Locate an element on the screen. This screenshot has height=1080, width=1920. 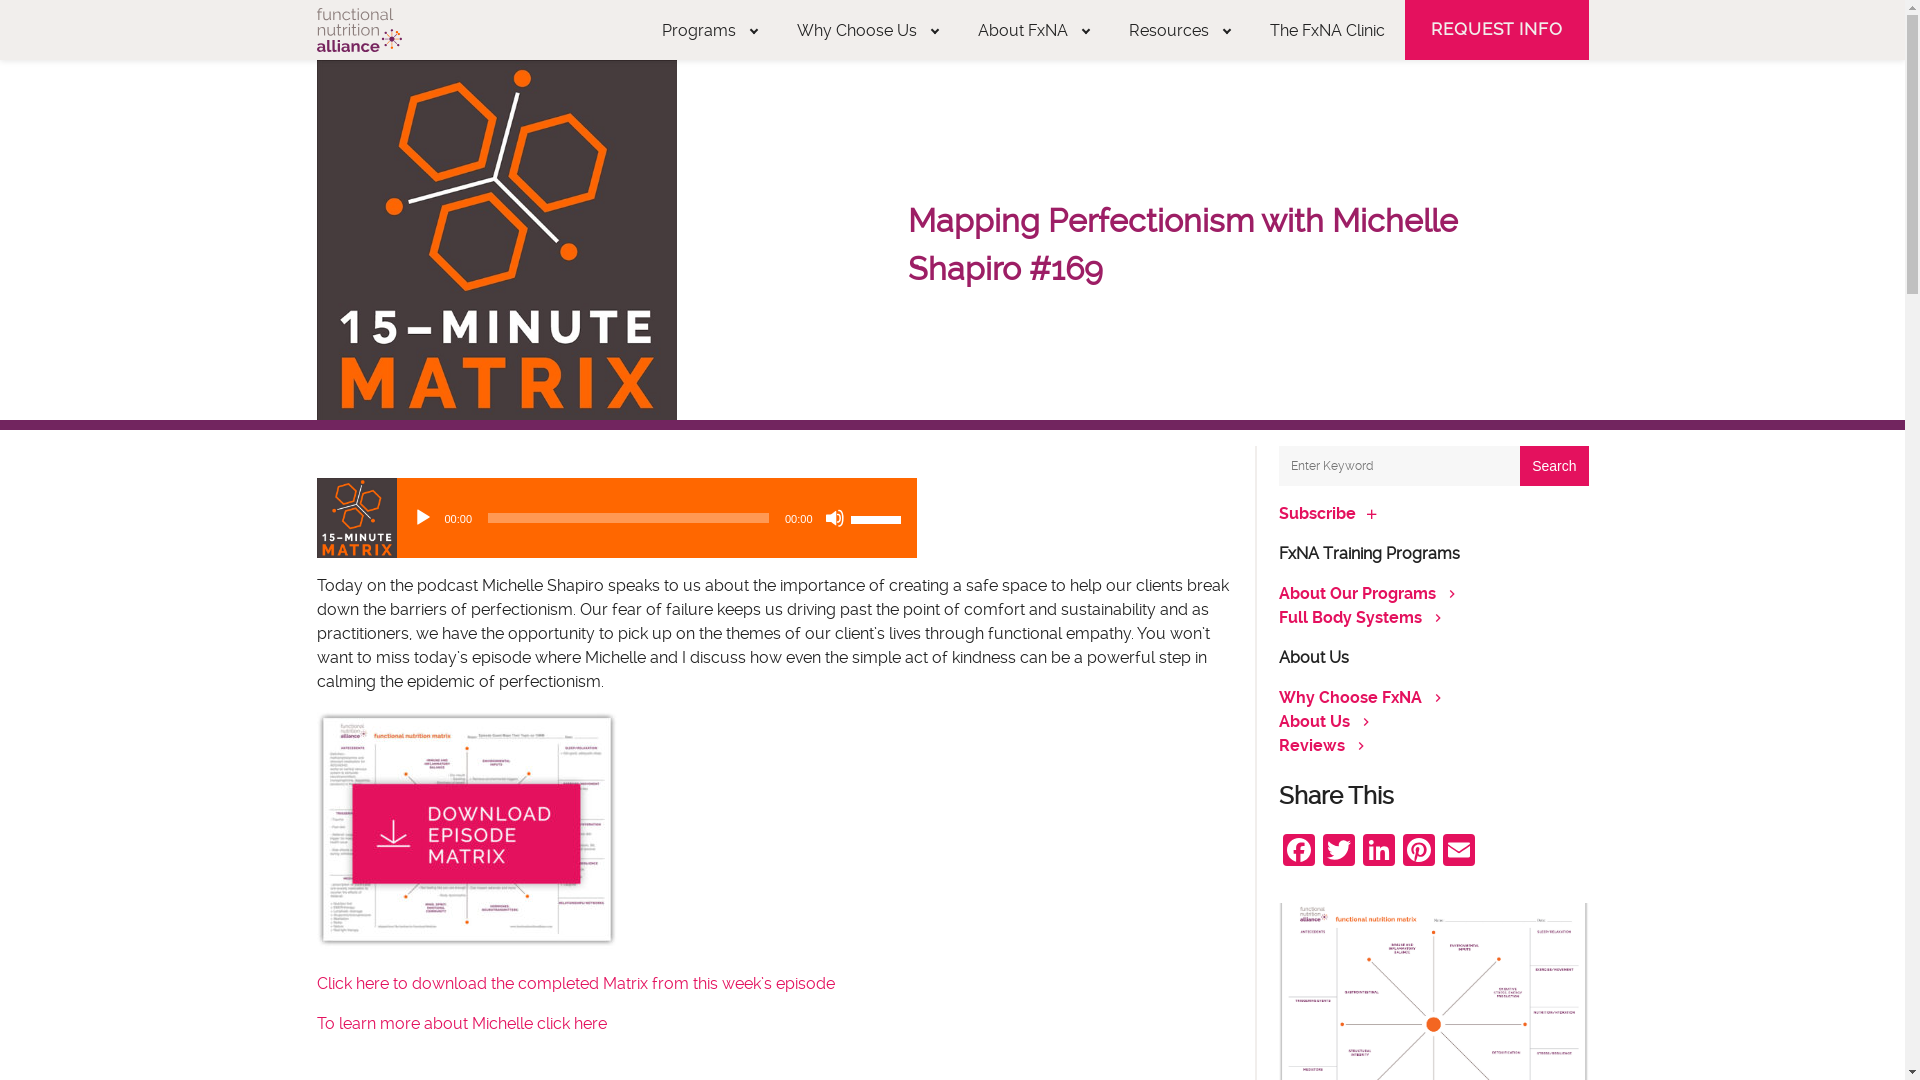
'Resources' is located at coordinates (1179, 30).